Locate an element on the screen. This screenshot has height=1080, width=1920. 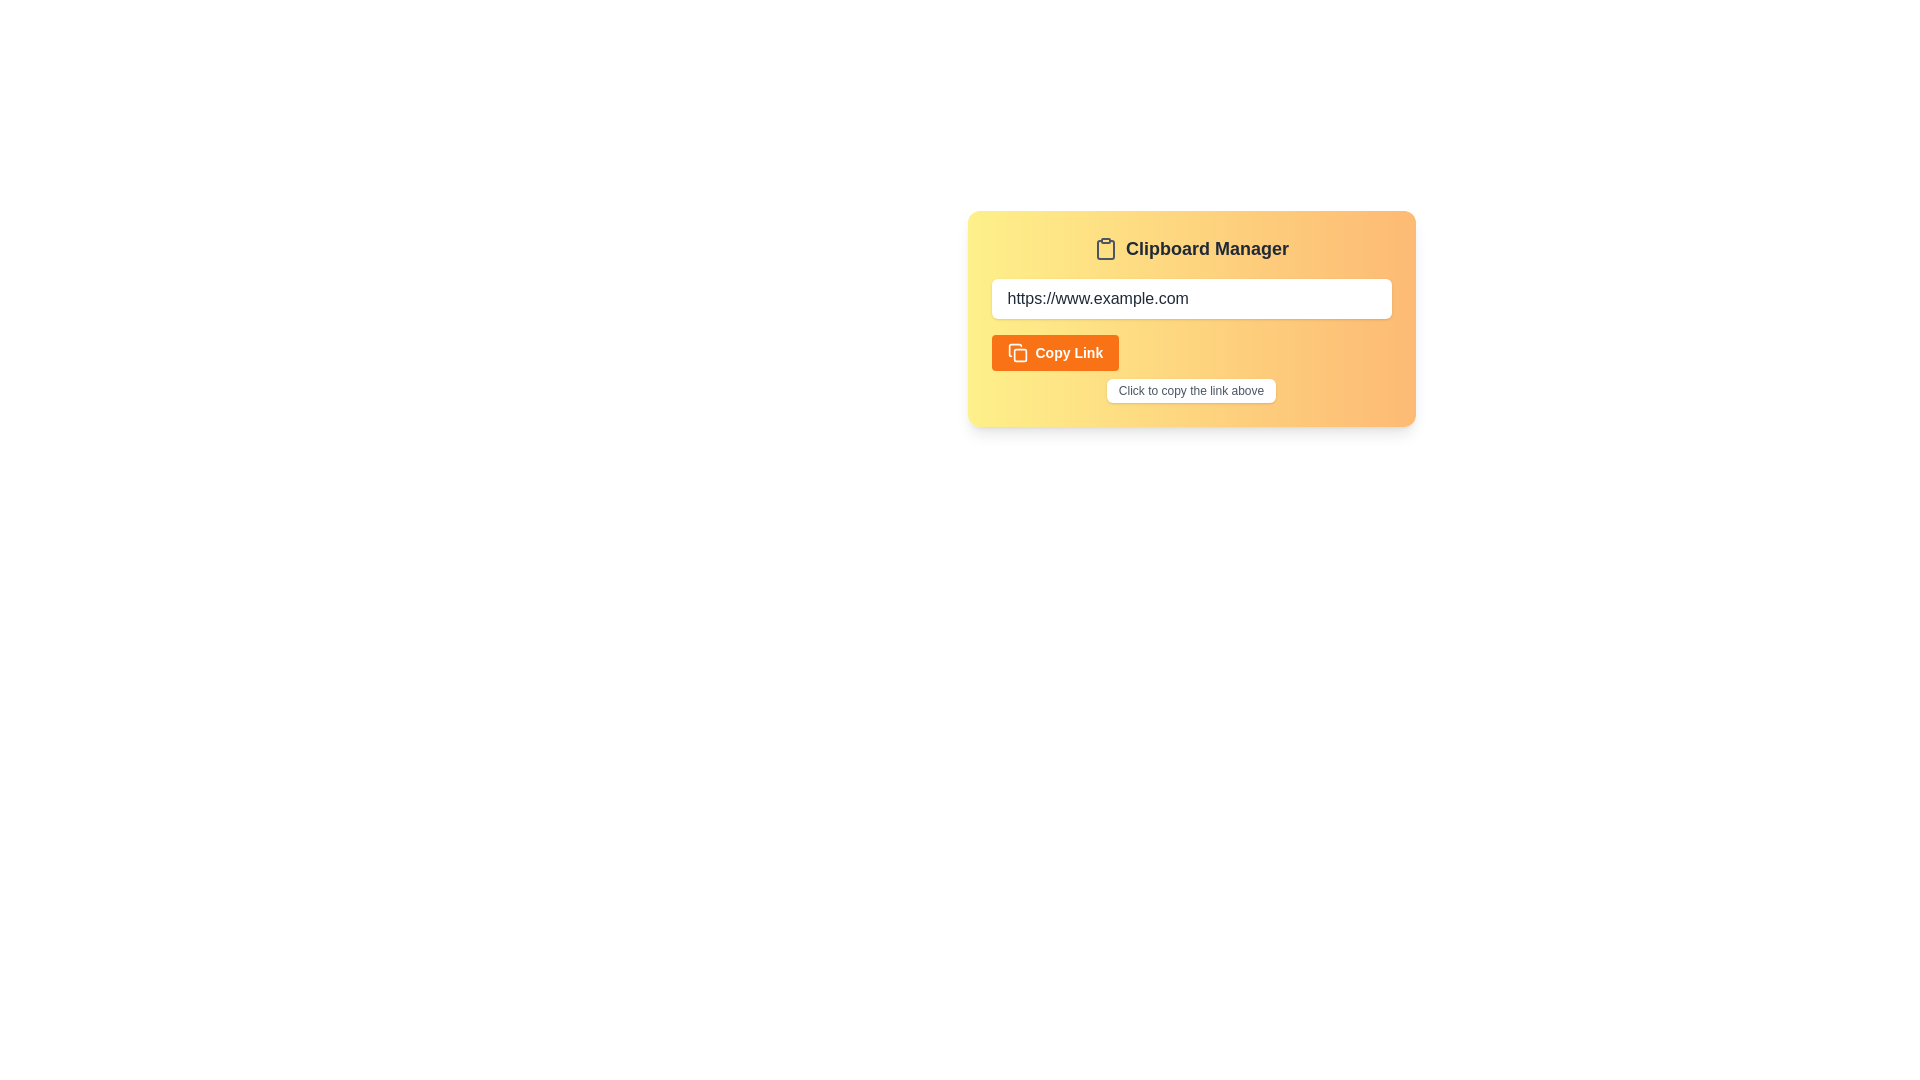
the clipboard icon, which is a minimalistic gray outline located to the left of the 'Clipboard Manager' text is located at coordinates (1104, 248).